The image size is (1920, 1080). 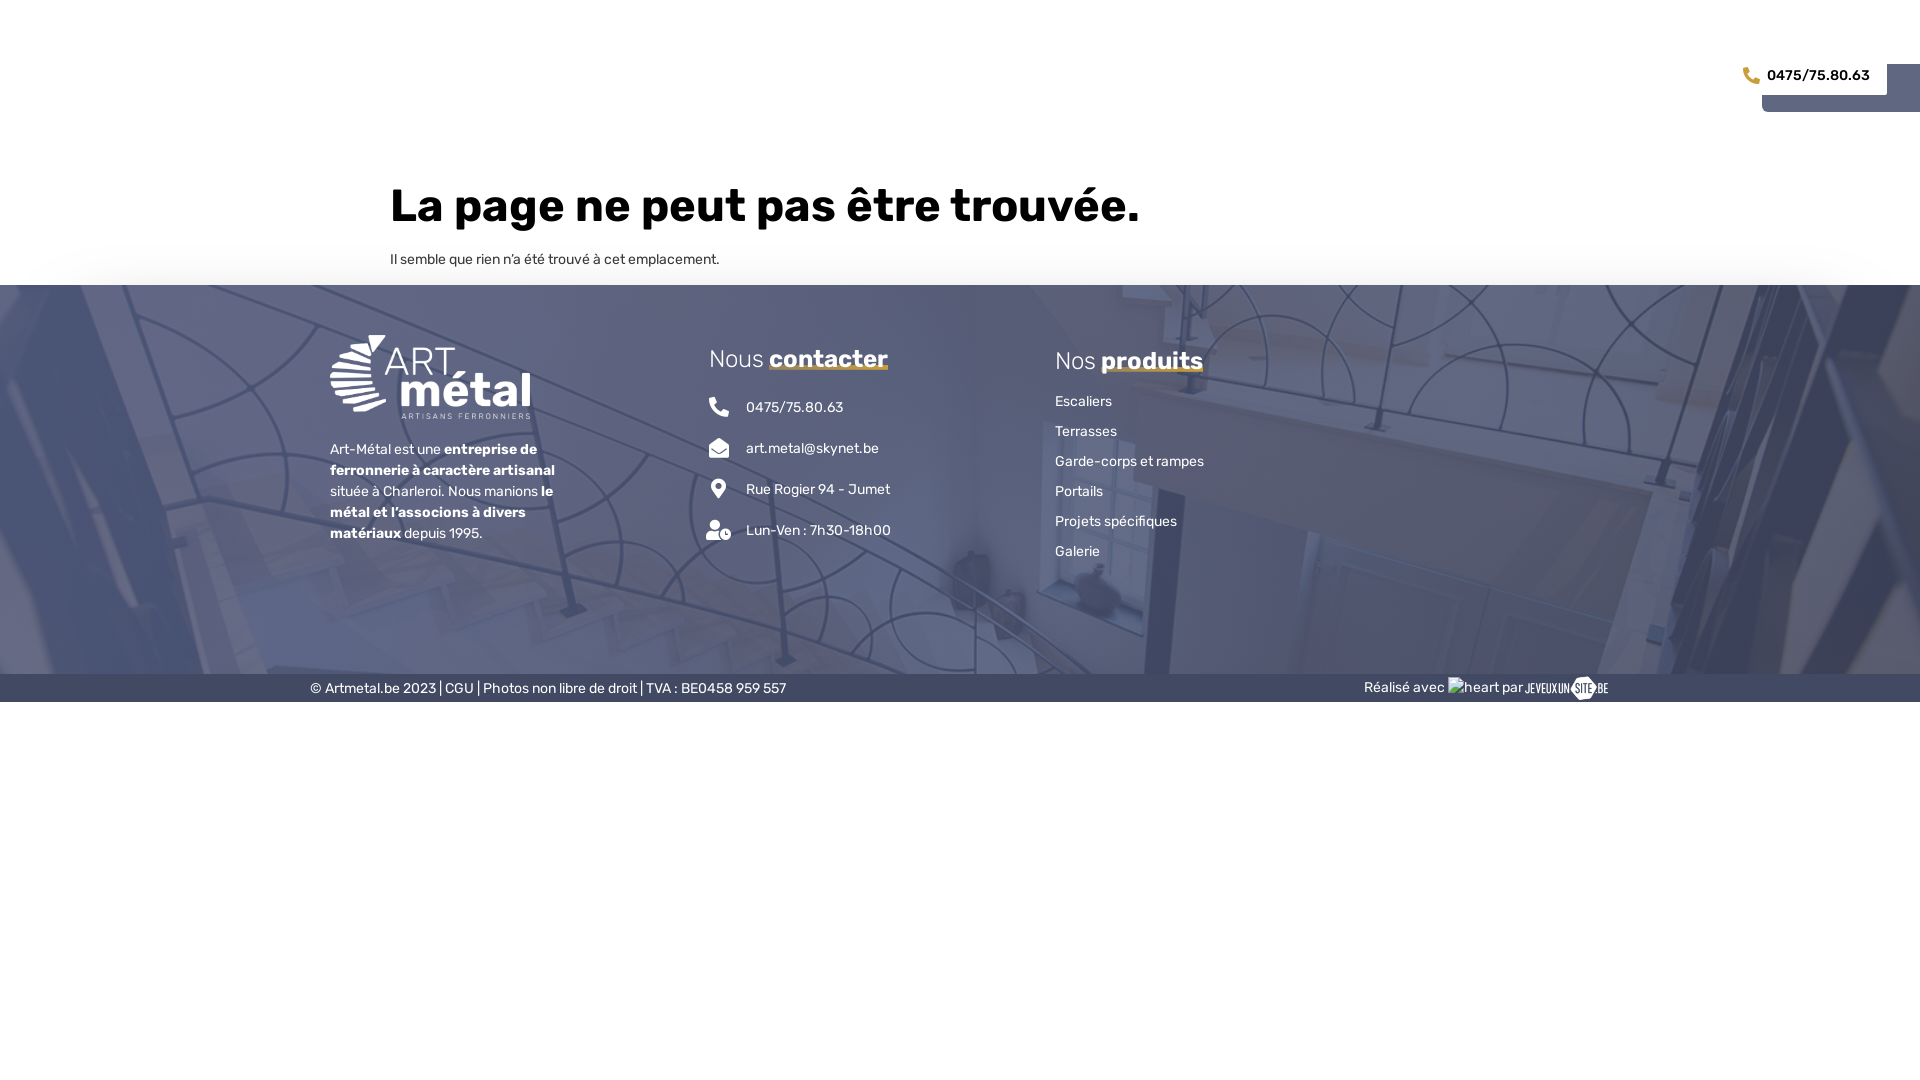 I want to click on 'ACCUEIL', so click(x=682, y=76).